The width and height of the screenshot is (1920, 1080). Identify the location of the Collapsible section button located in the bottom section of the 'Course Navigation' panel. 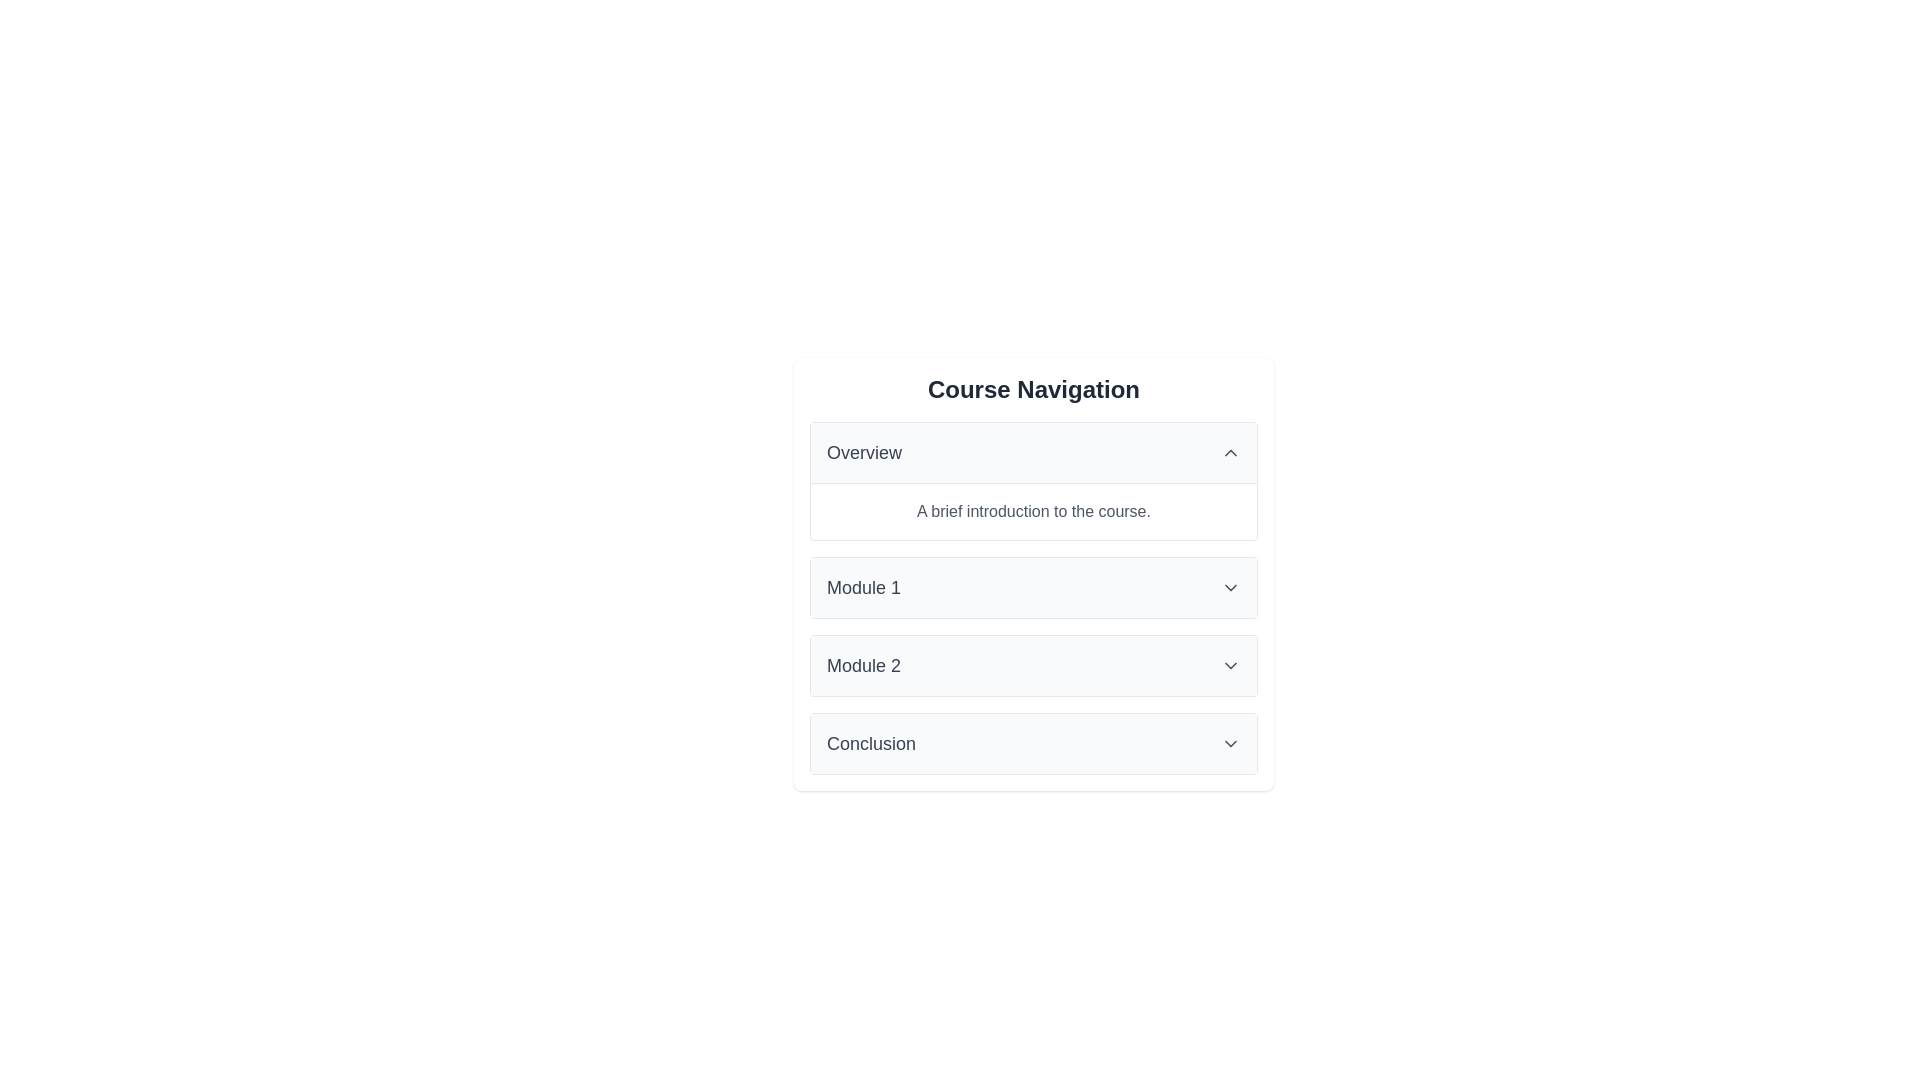
(1033, 744).